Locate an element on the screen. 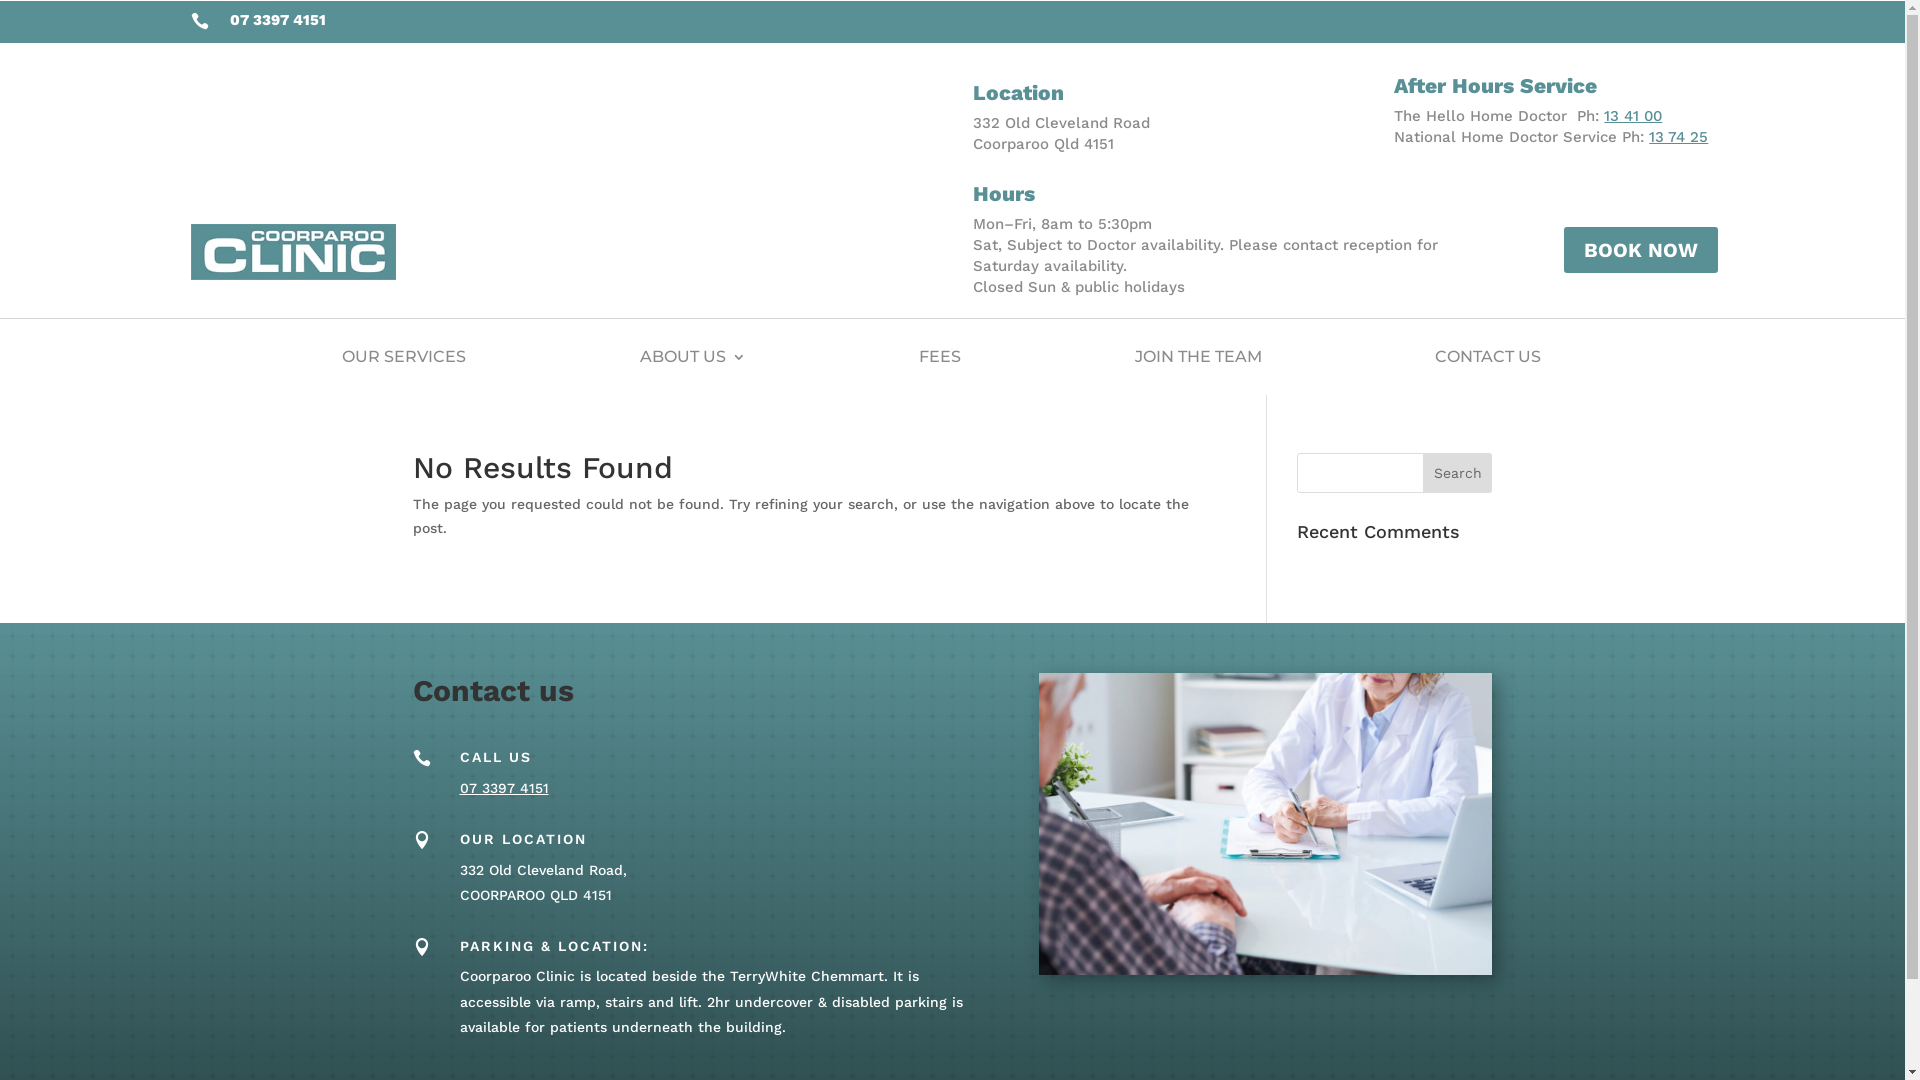  'CONTACT US' is located at coordinates (1488, 356).